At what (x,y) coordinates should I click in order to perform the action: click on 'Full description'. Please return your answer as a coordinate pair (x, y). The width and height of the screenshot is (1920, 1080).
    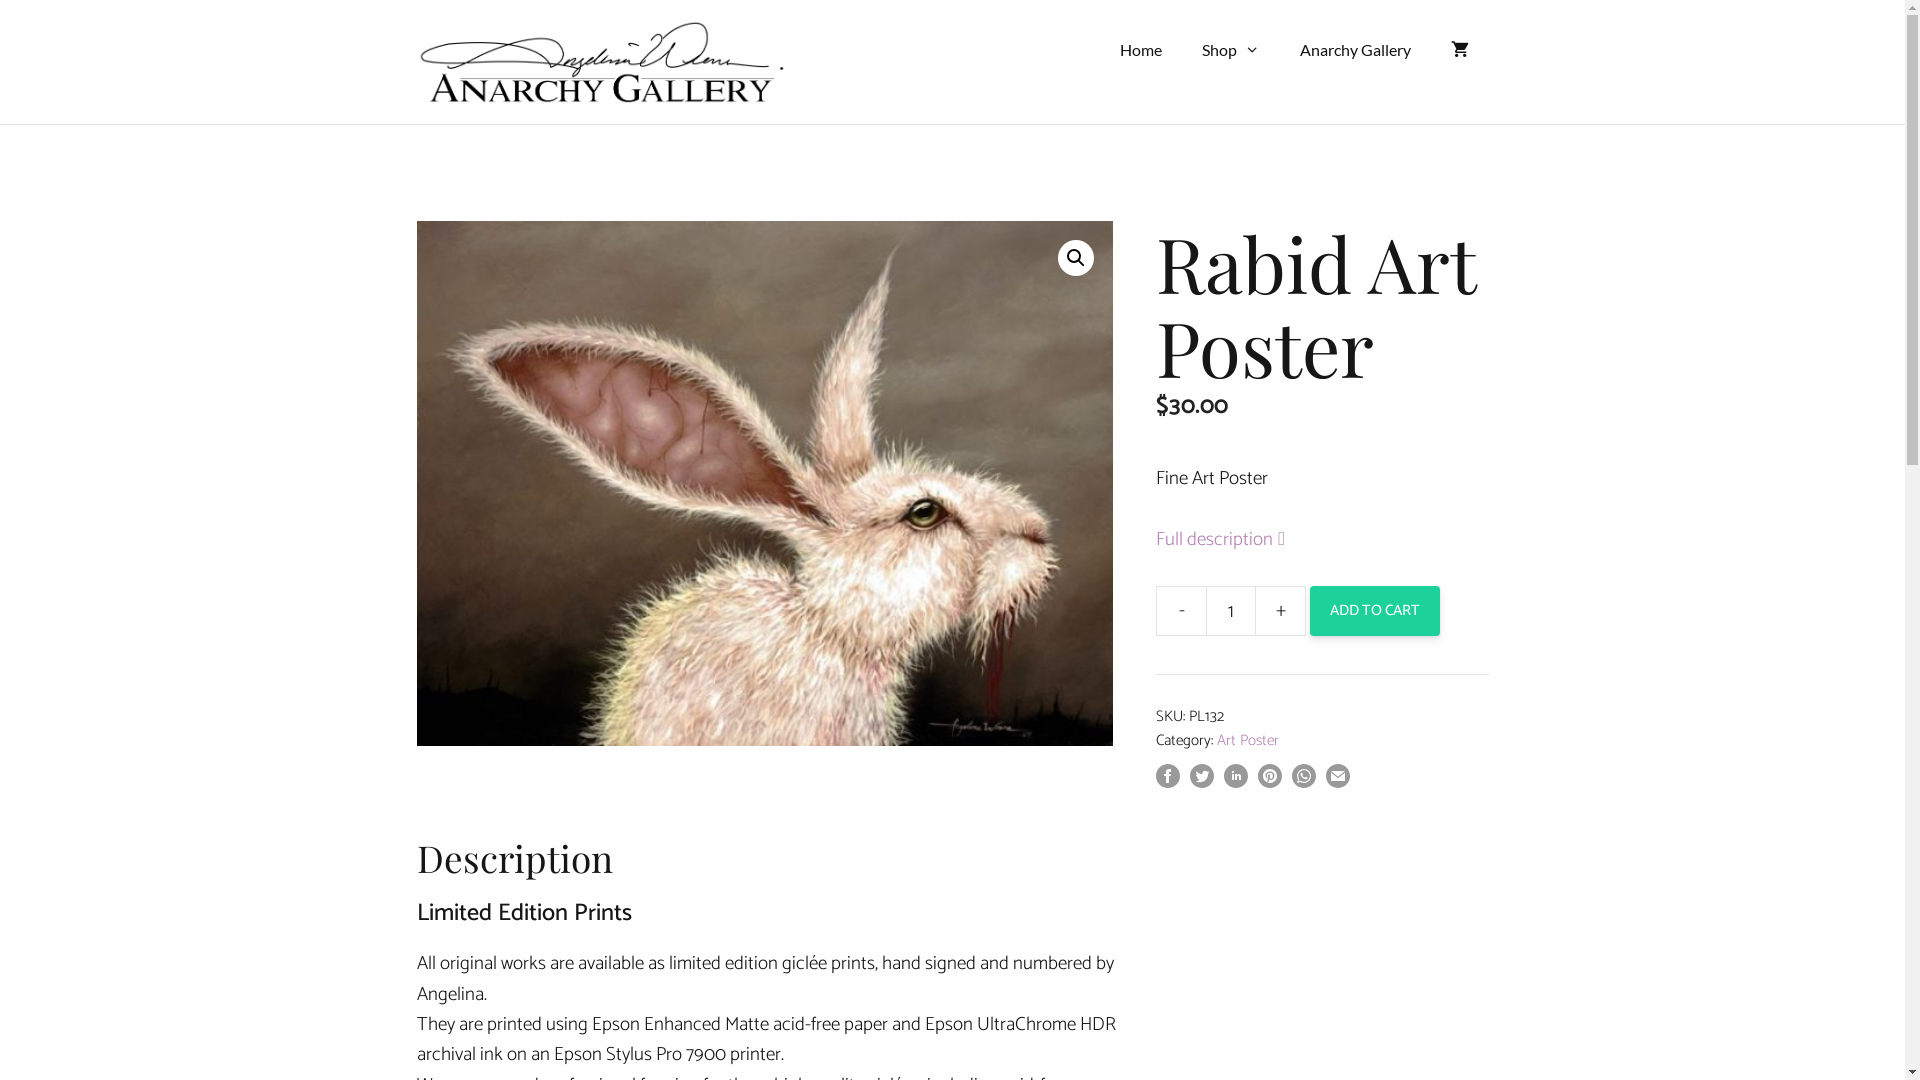
    Looking at the image, I should click on (1239, 538).